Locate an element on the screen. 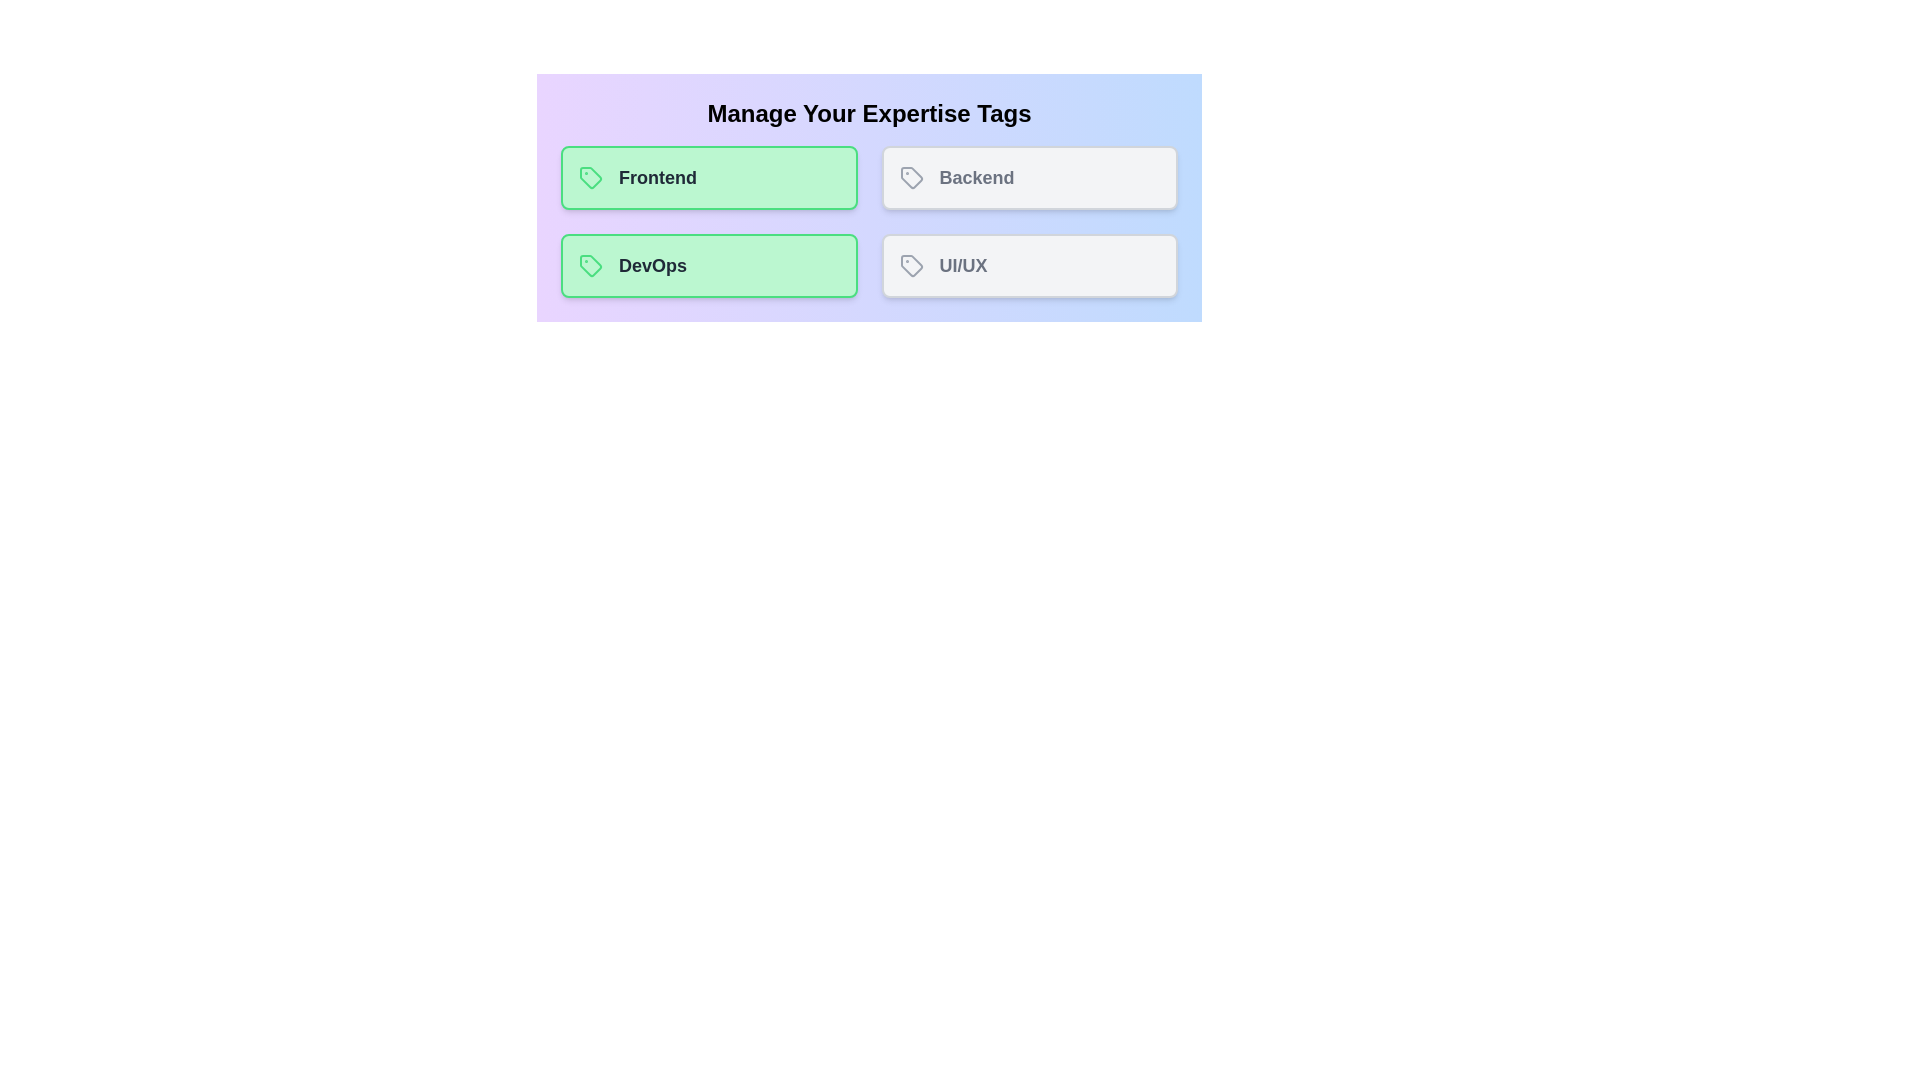 The height and width of the screenshot is (1080, 1920). the center of the header to focus on it is located at coordinates (869, 114).